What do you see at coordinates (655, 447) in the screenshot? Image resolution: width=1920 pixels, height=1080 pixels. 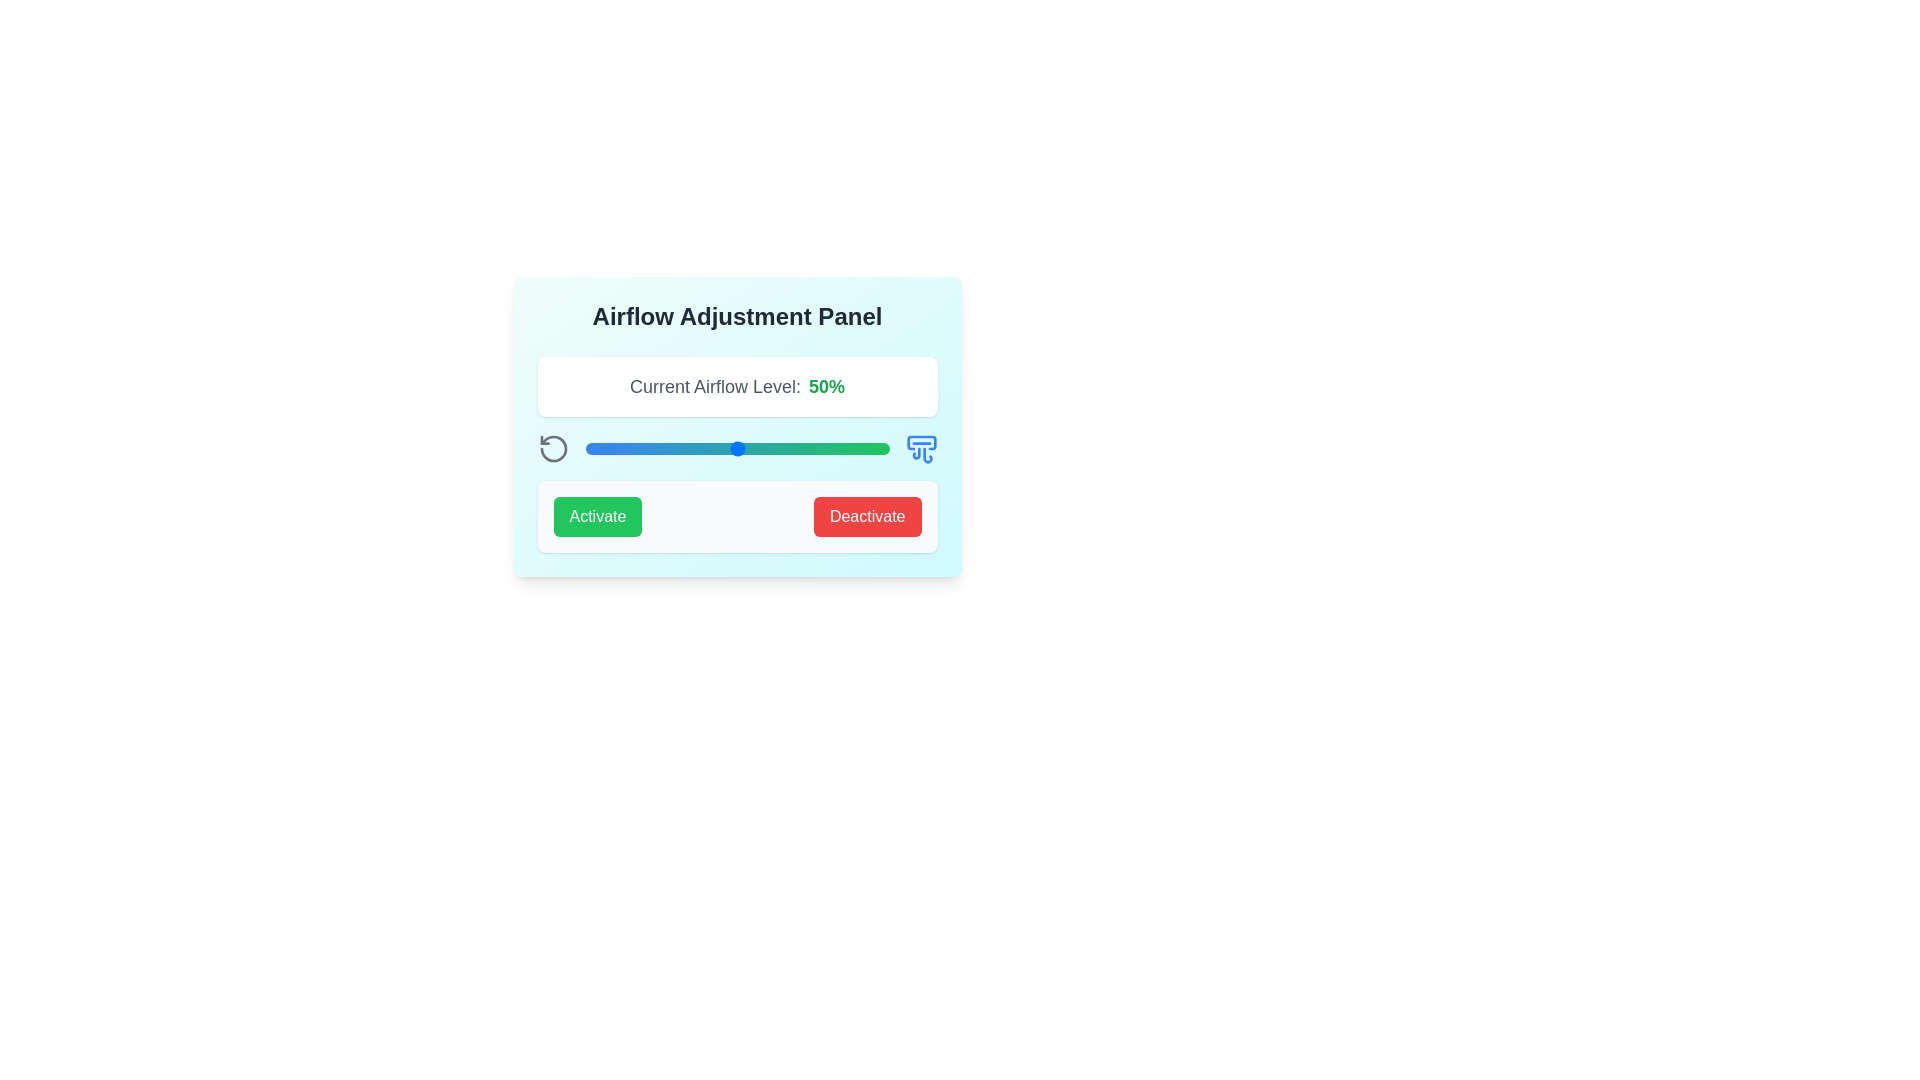 I see `the airflow level to 23% by moving the slider` at bounding box center [655, 447].